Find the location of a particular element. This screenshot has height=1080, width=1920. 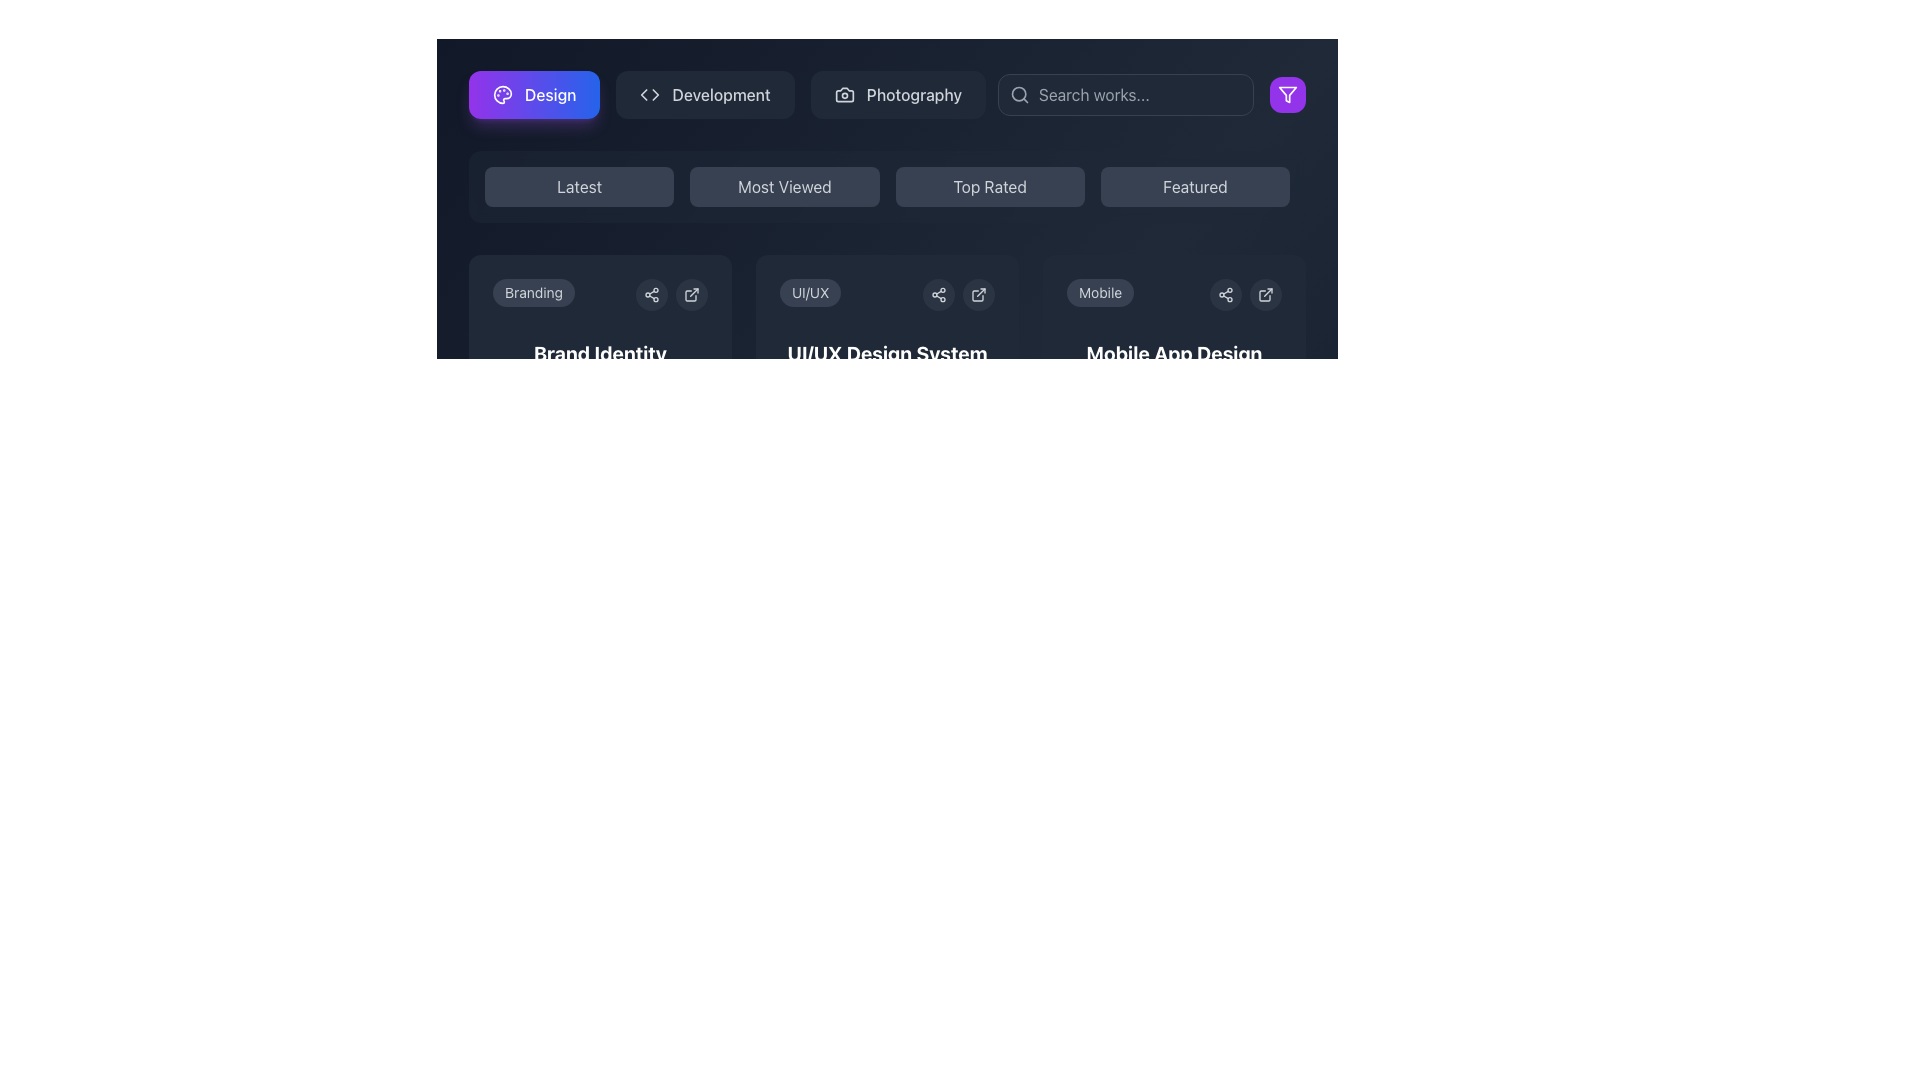

the magnifying glass icon, which is an outline-style icon located to the left of the search input field in the top horizontal navigation bar is located at coordinates (1019, 95).